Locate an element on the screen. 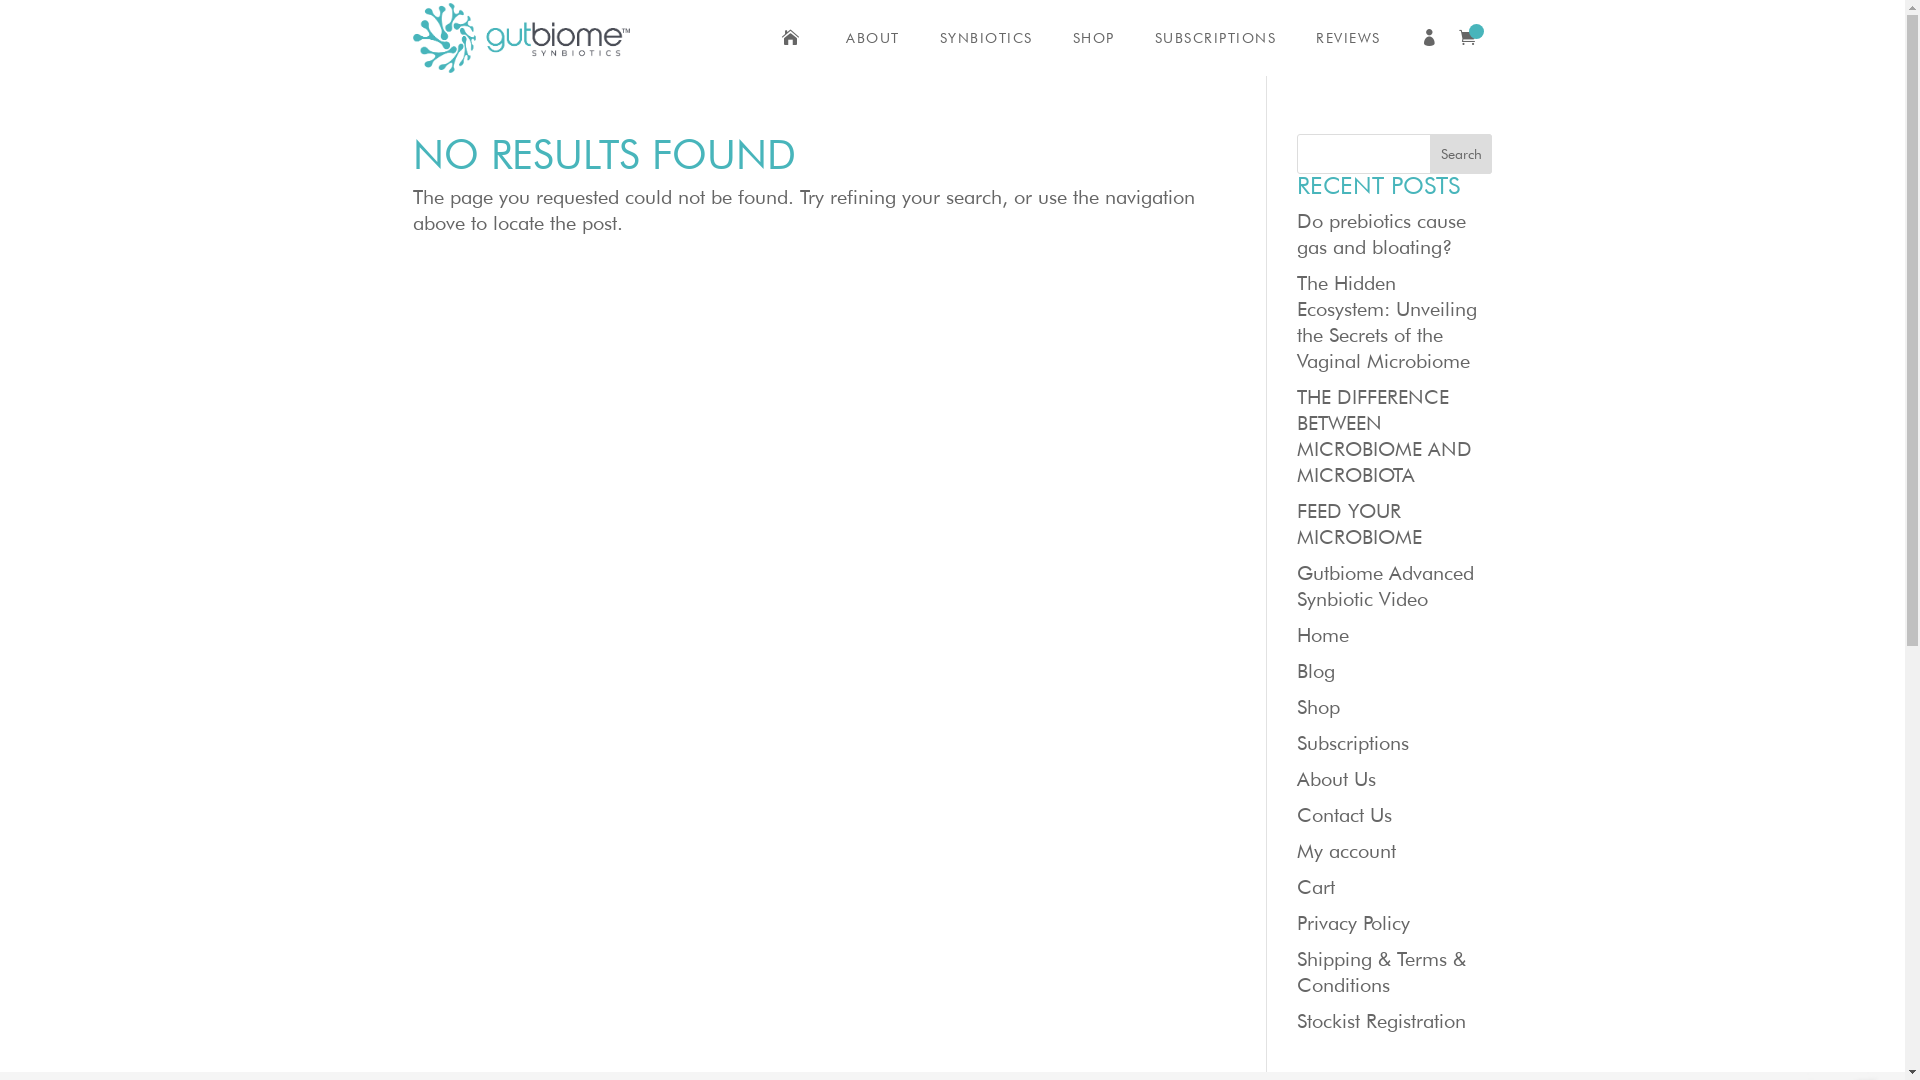  'My account' is located at coordinates (1346, 851).